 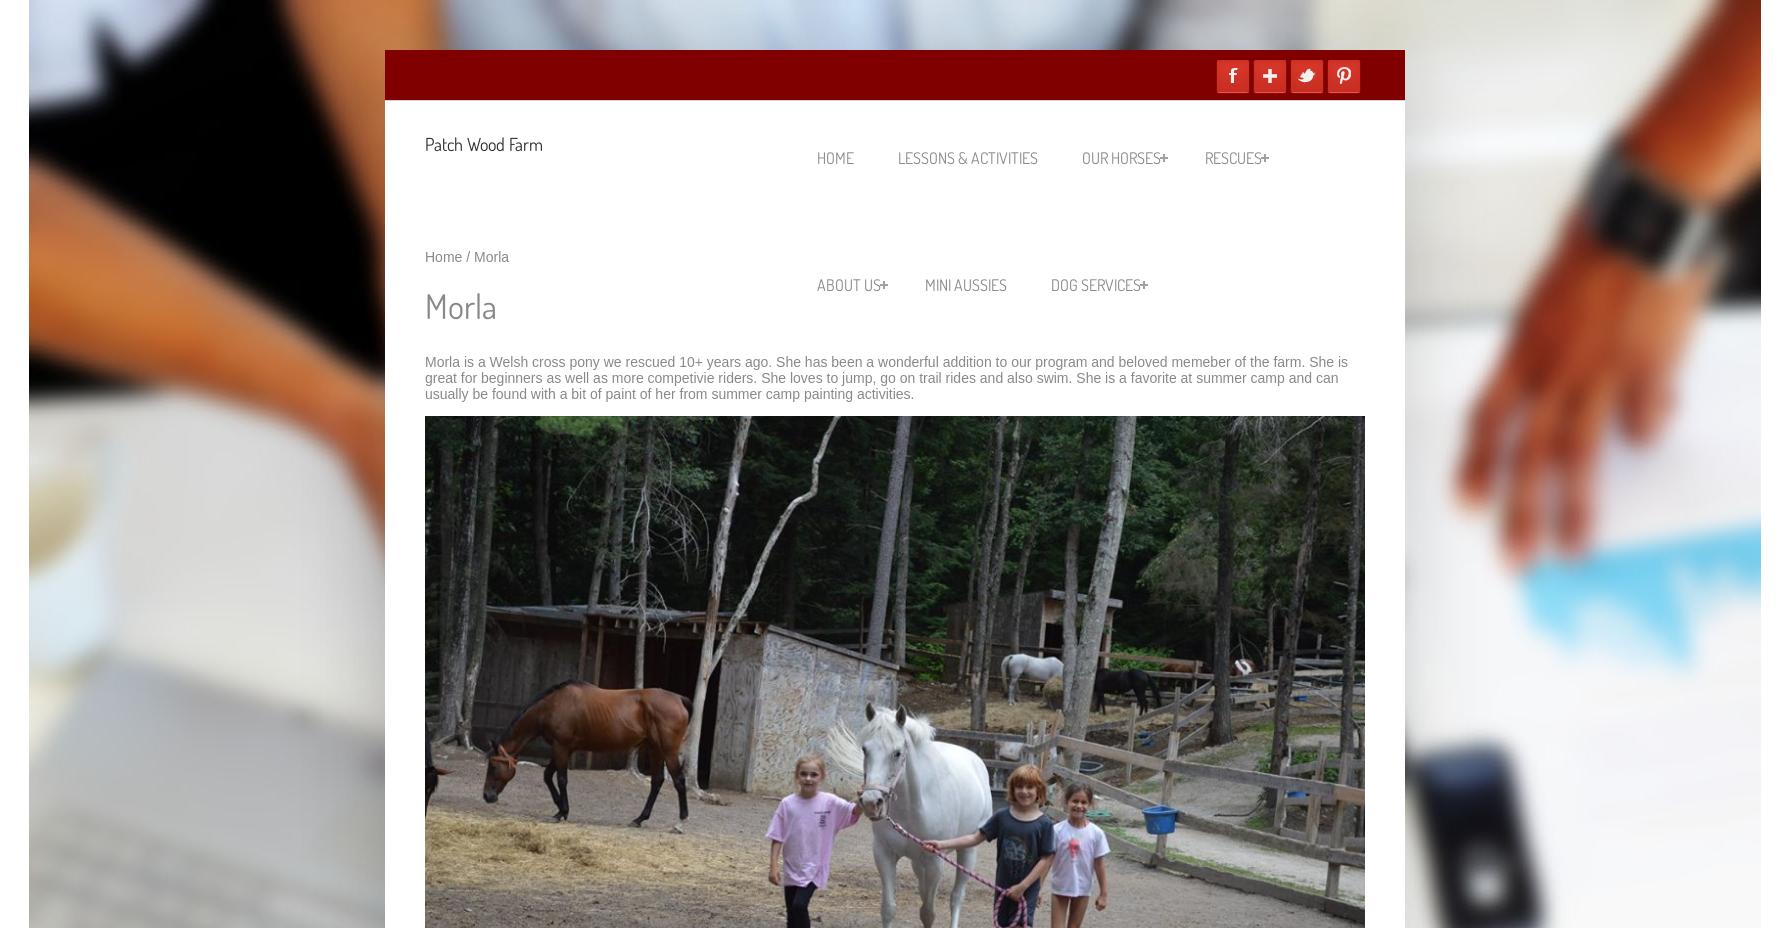 I want to click on 'Lessons & Activities', so click(x=968, y=158).